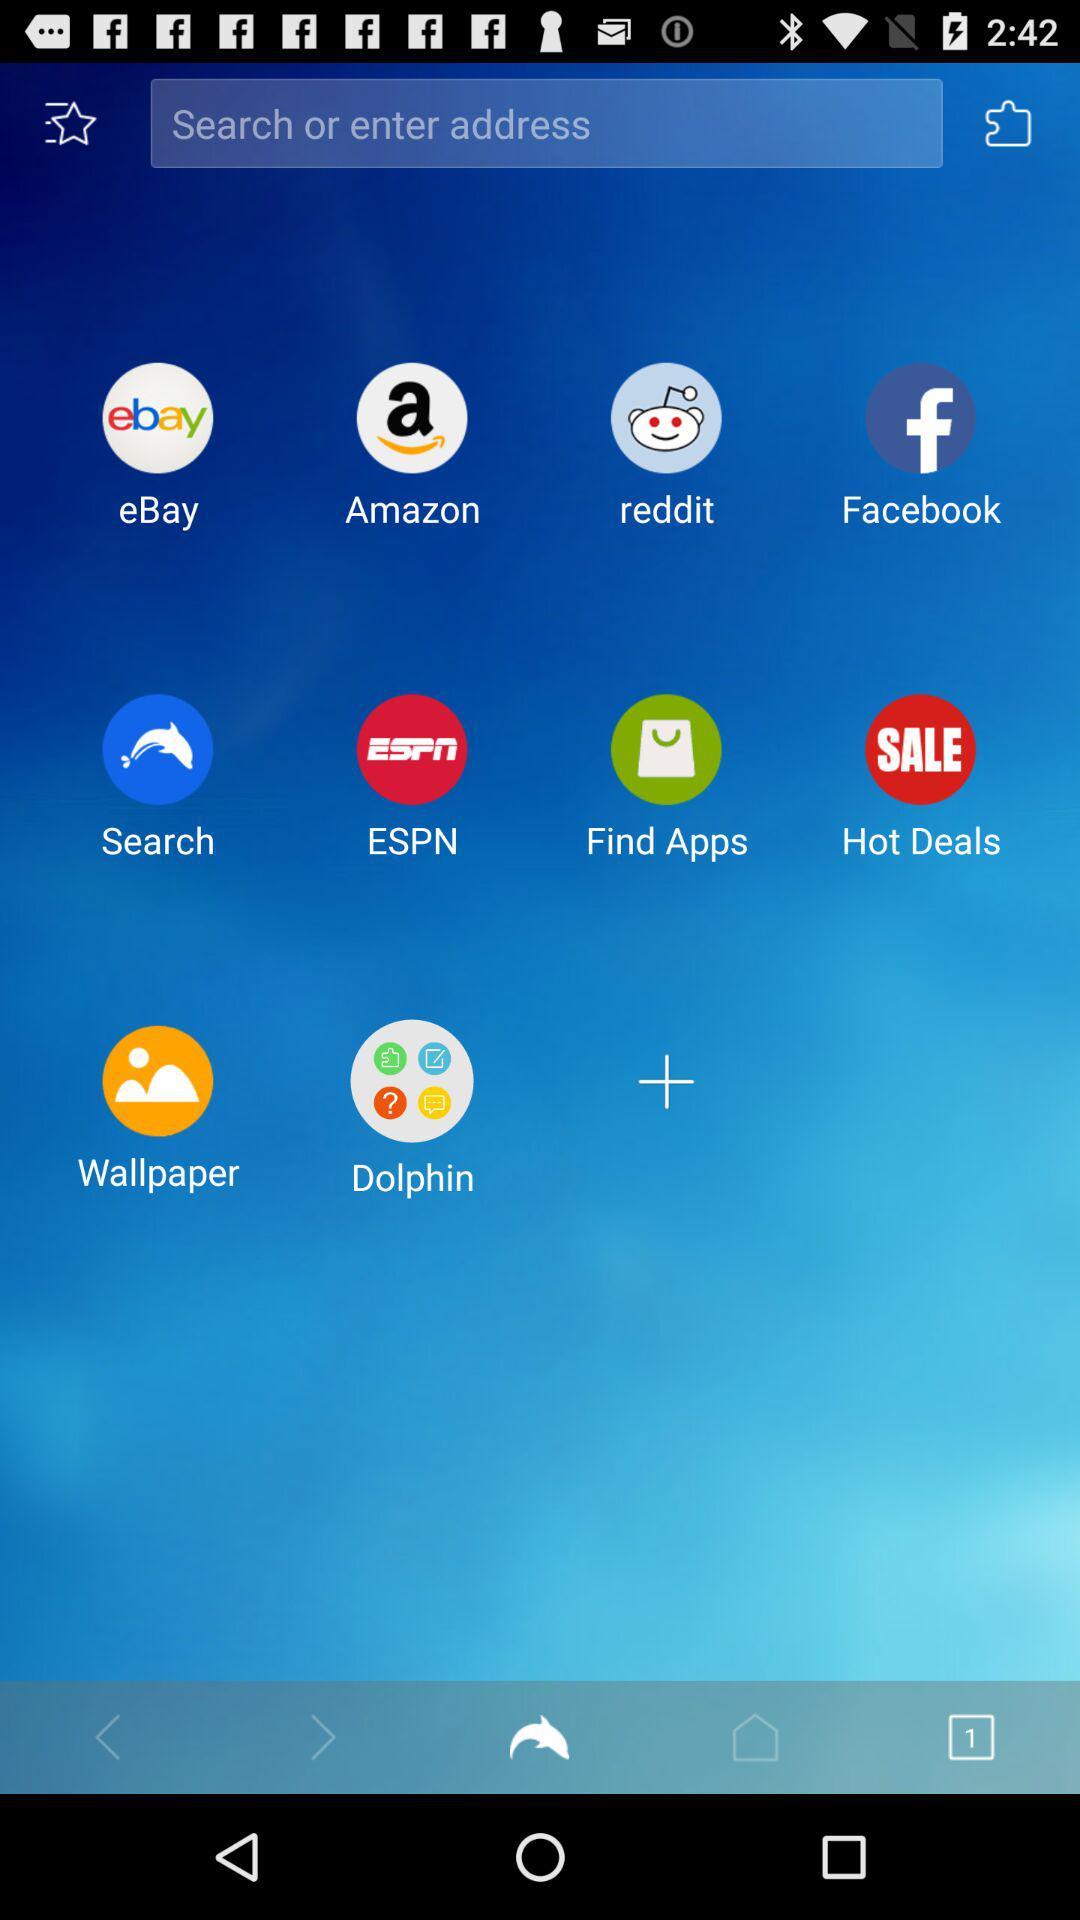 The width and height of the screenshot is (1080, 1920). Describe the element at coordinates (157, 1124) in the screenshot. I see `the icon next to the dolphin icon` at that location.